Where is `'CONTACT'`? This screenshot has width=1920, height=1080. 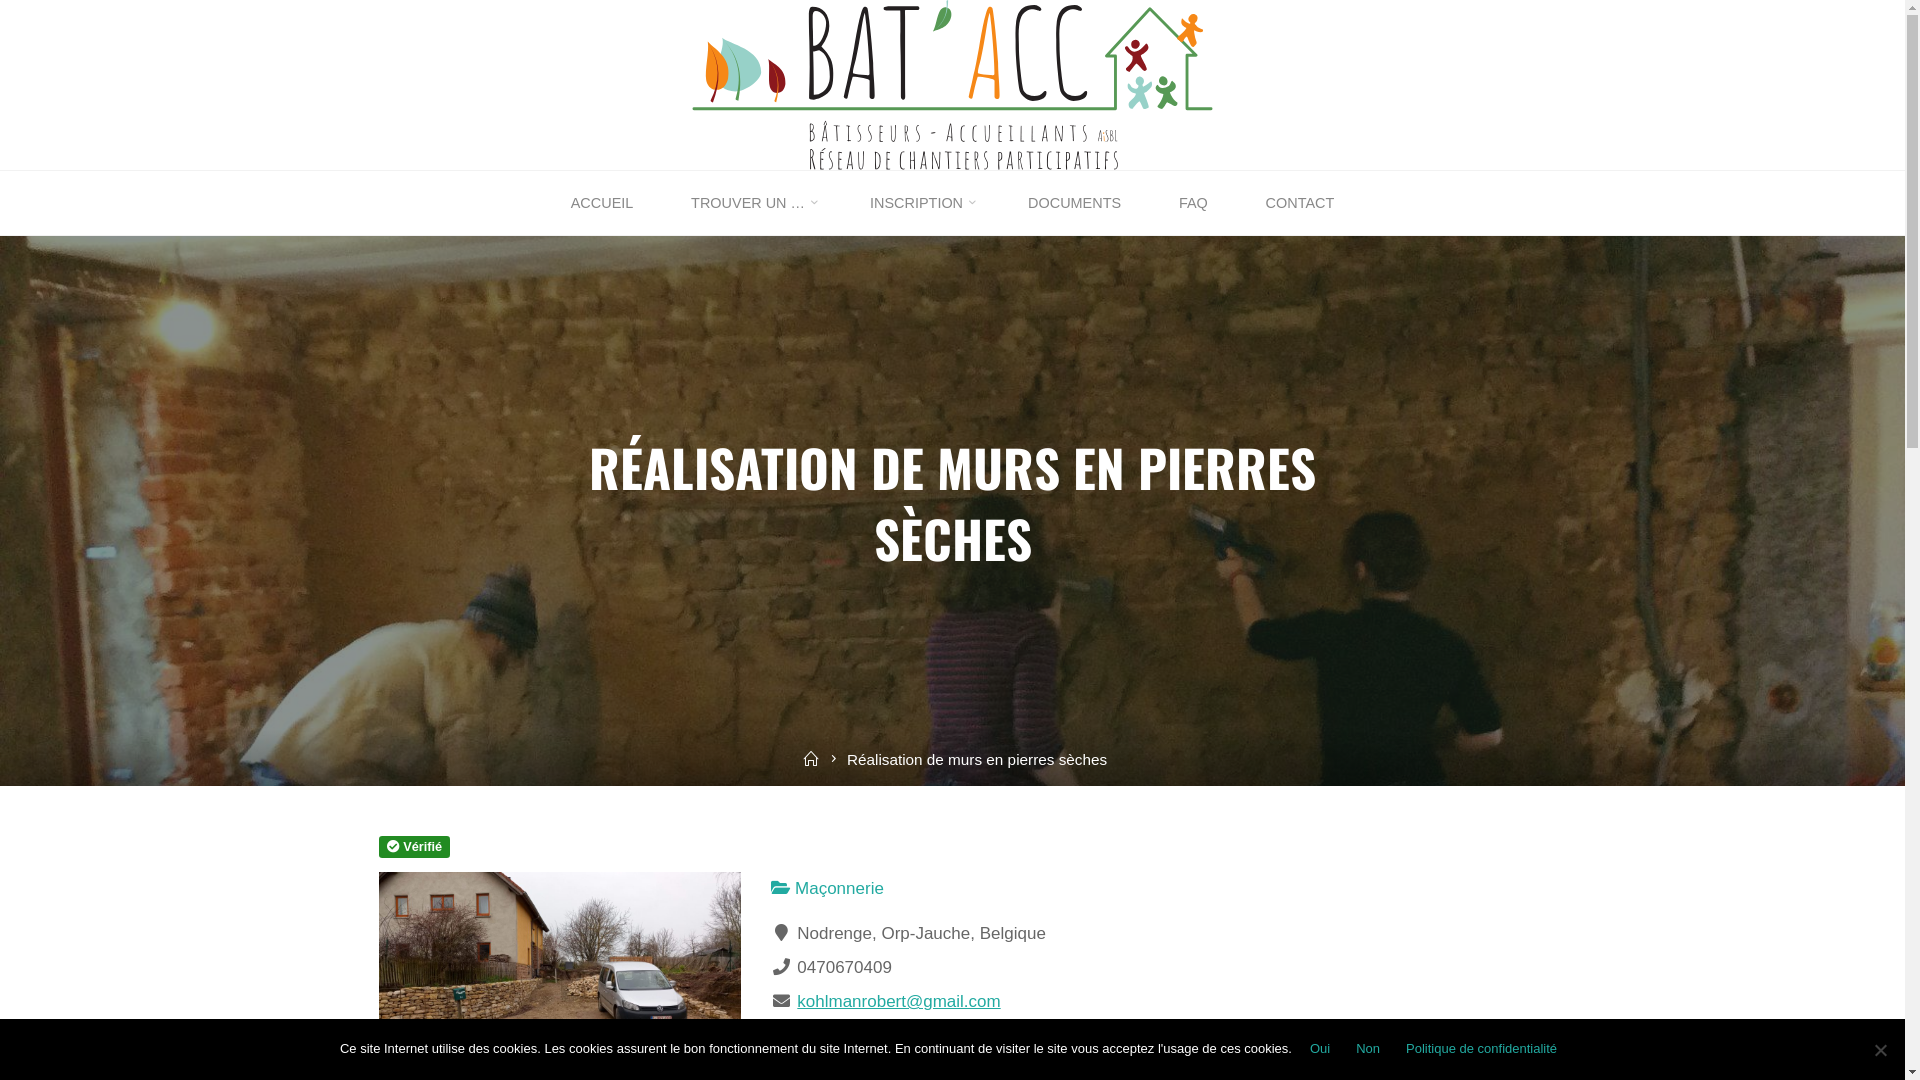 'CONTACT' is located at coordinates (1300, 203).